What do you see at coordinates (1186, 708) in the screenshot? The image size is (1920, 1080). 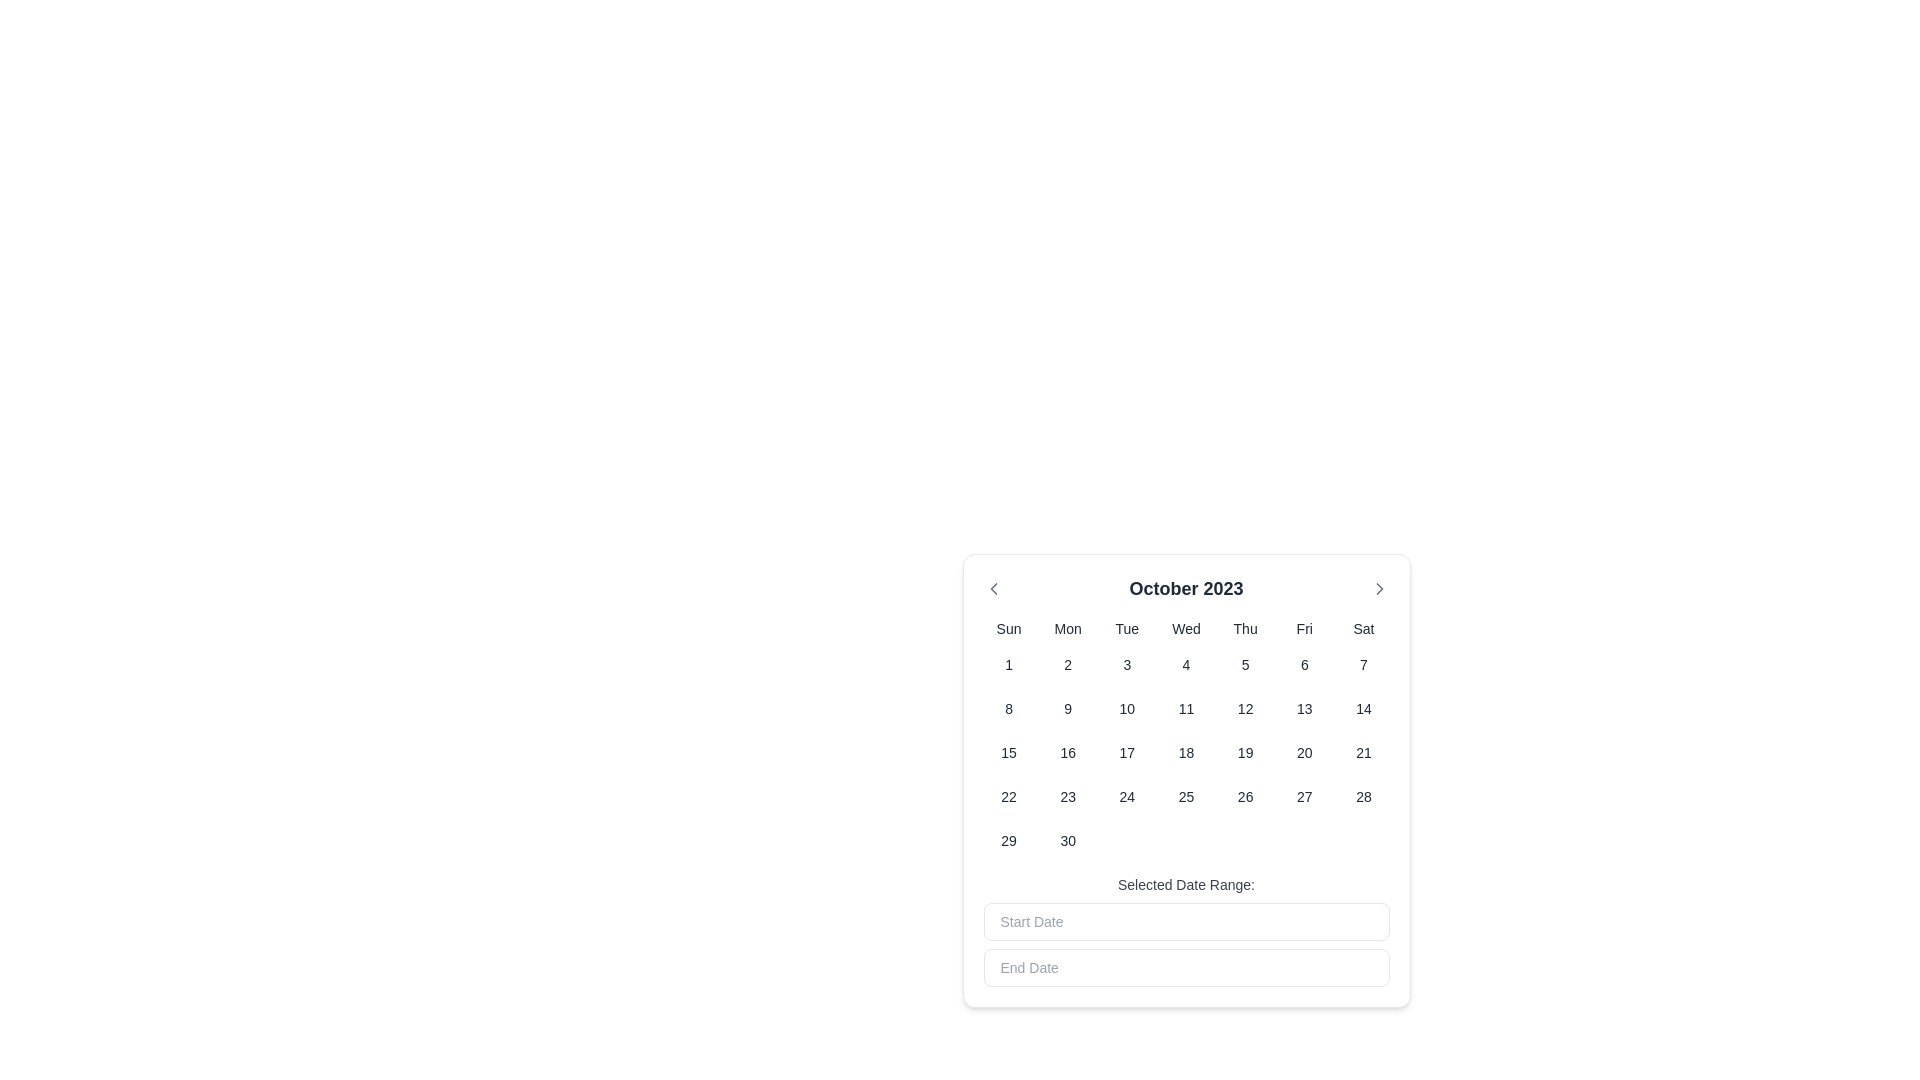 I see `the date button representing '11' in the calendar located in the third row and fourth column` at bounding box center [1186, 708].